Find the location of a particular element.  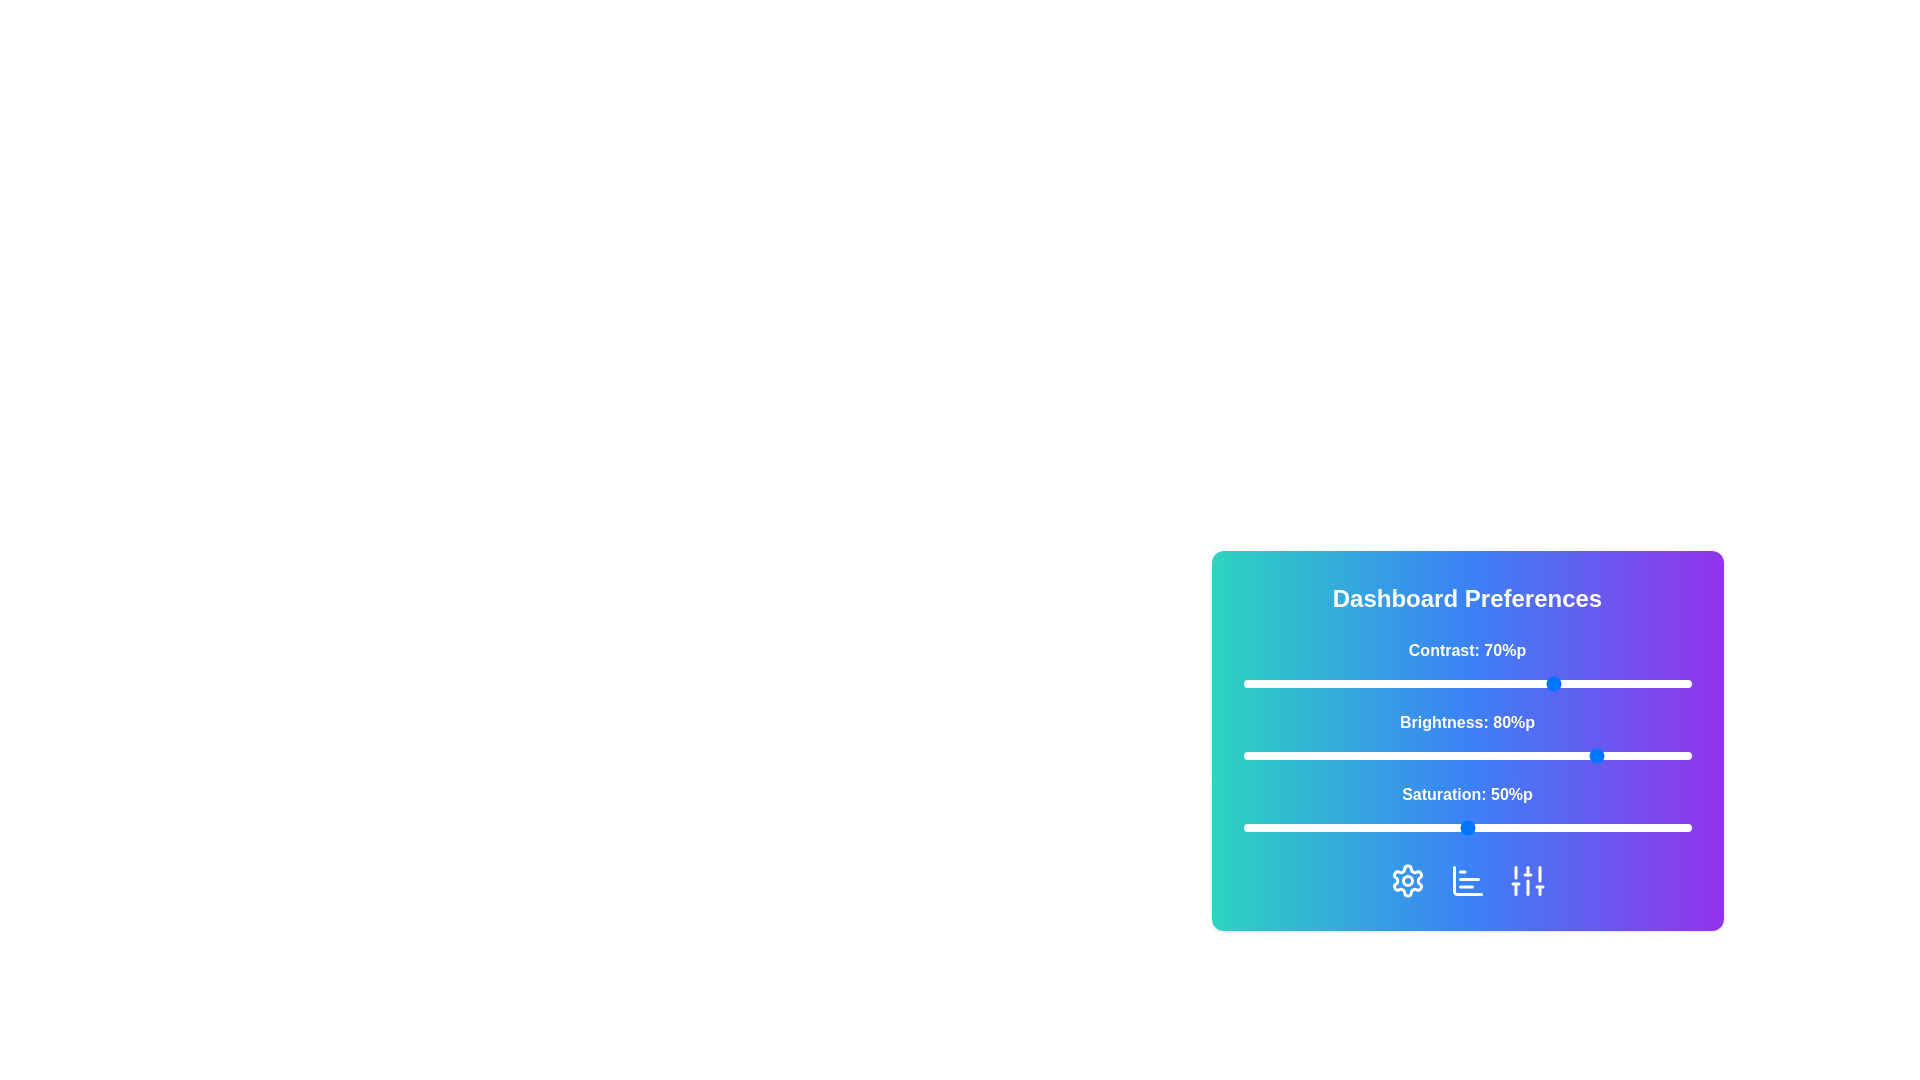

the 'Saturation' slider to 59% is located at coordinates (1507, 828).